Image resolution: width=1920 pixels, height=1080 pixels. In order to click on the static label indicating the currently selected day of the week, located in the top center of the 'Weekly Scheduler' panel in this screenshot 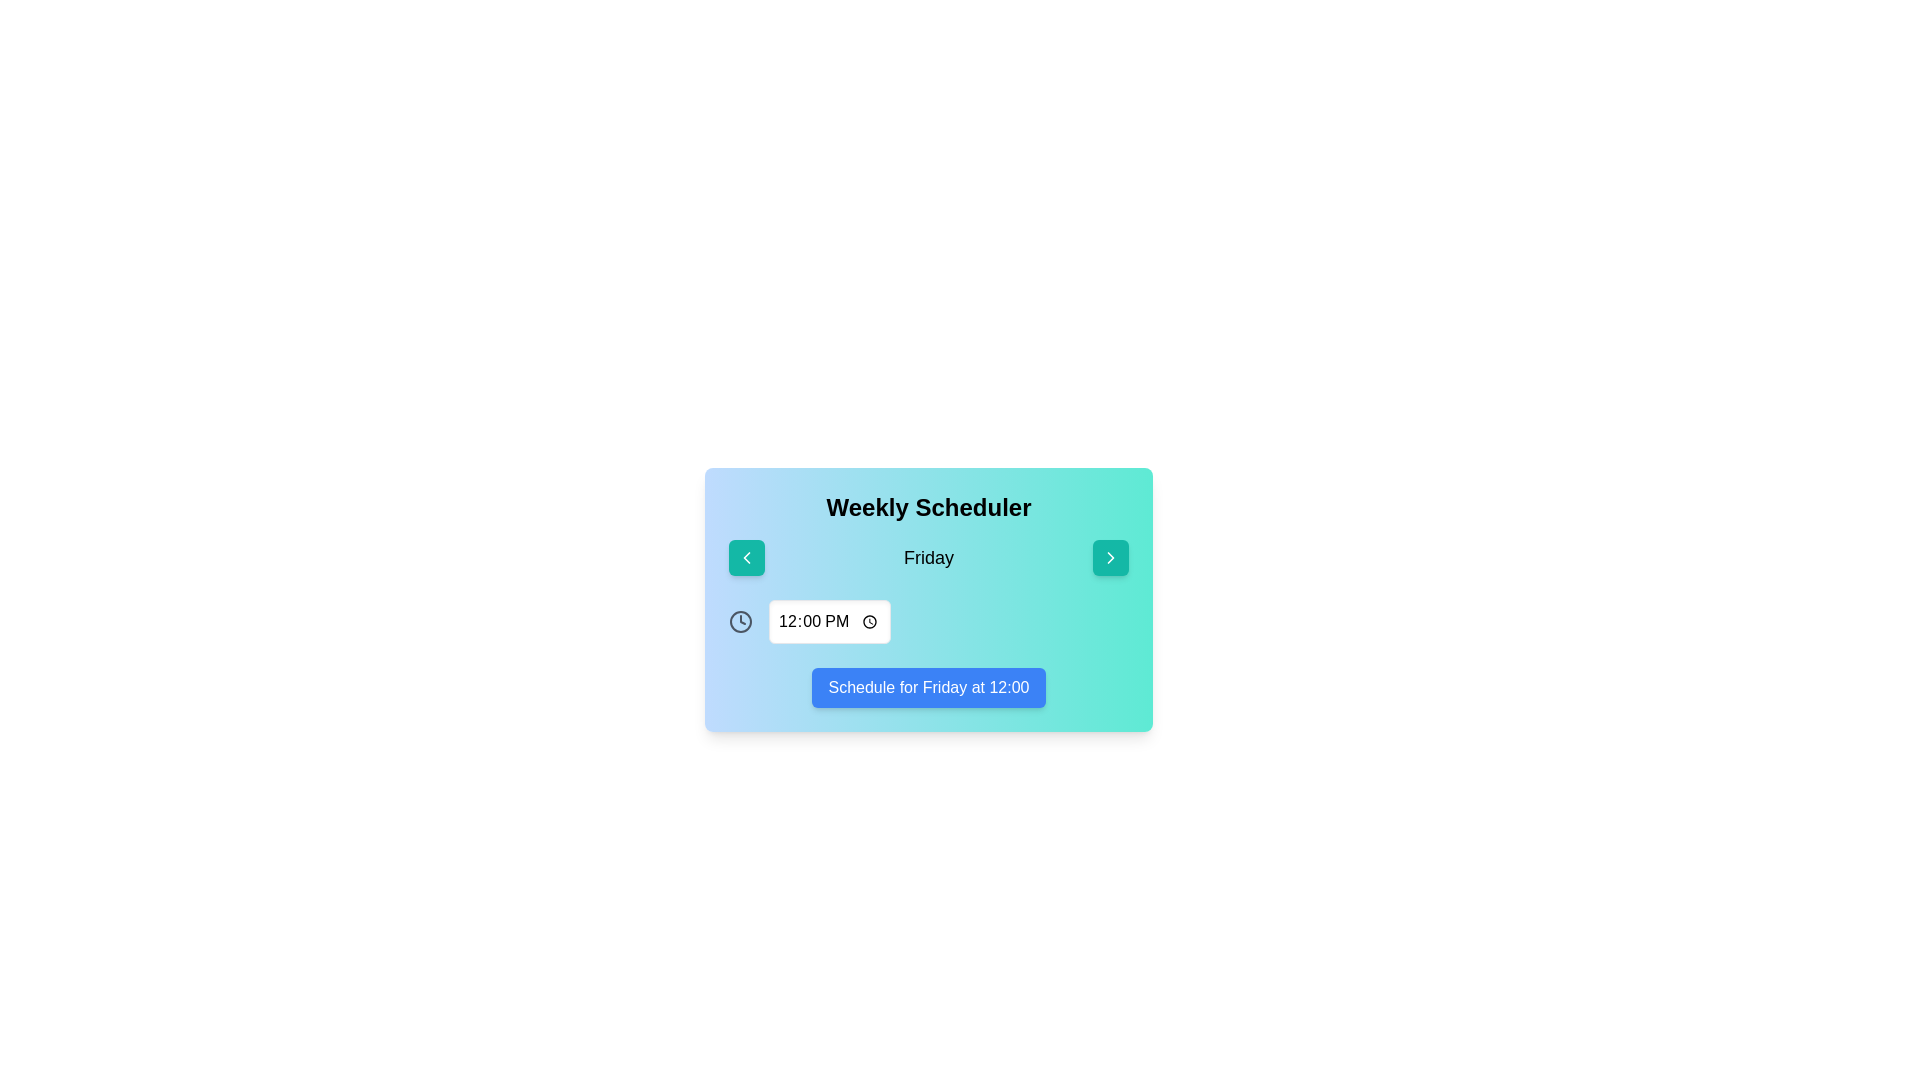, I will do `click(928, 558)`.